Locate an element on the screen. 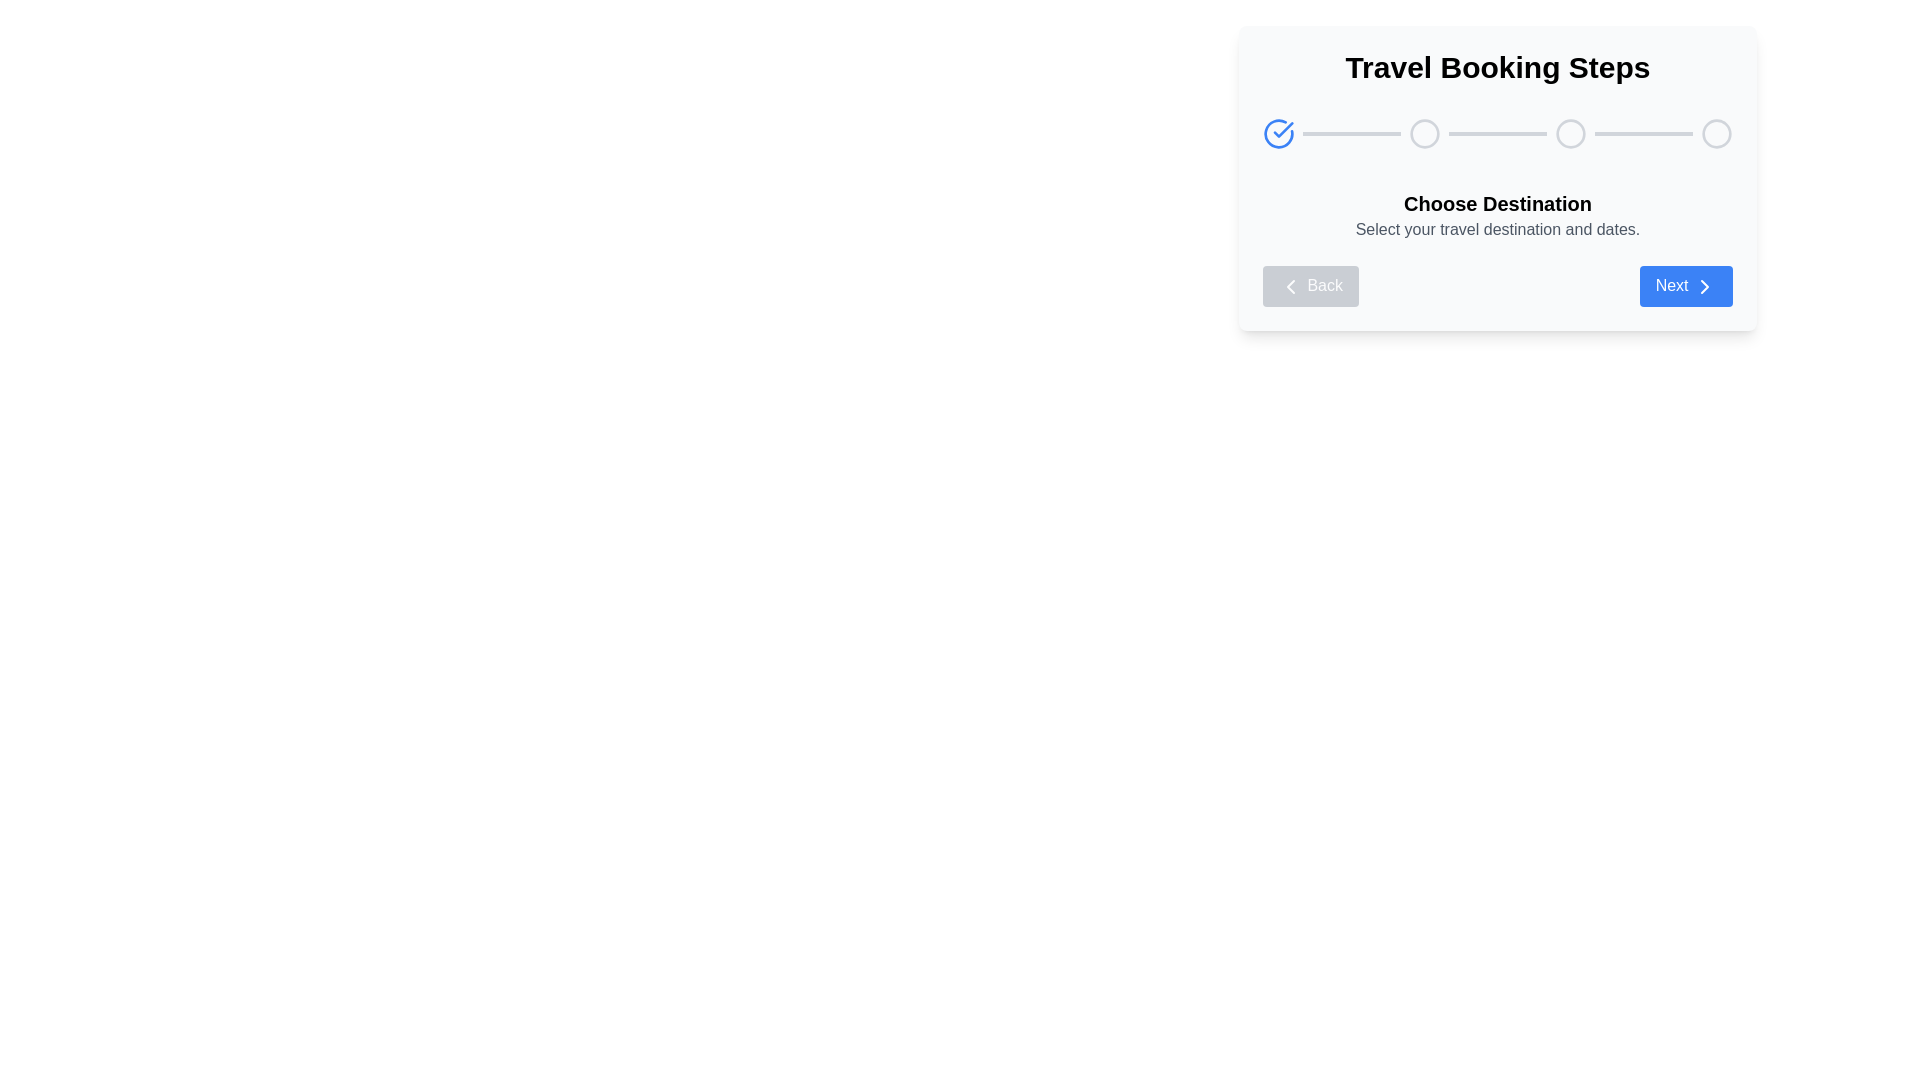 The width and height of the screenshot is (1920, 1080). the chevron icon inside the 'Back' button located on the left side at the bottom of the travel booking card to indicate backward navigation is located at coordinates (1291, 285).